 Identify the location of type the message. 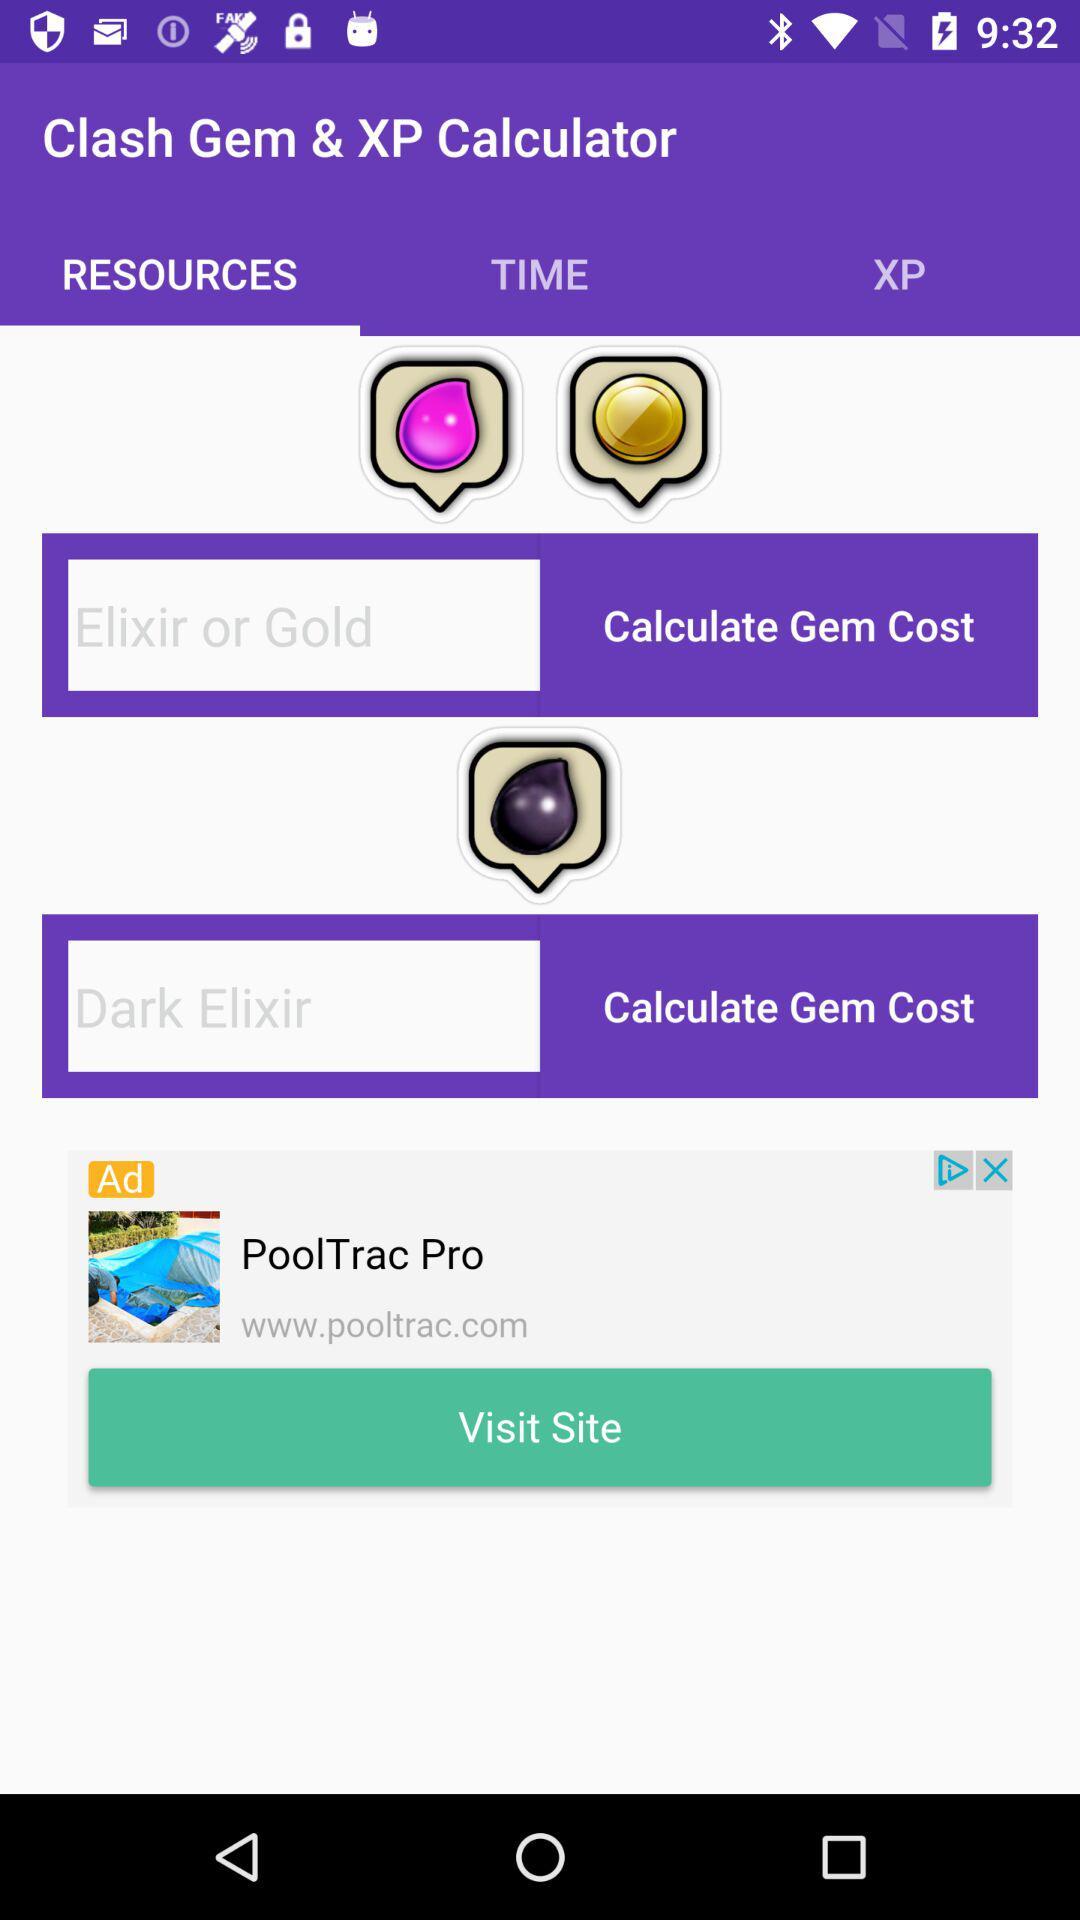
(304, 624).